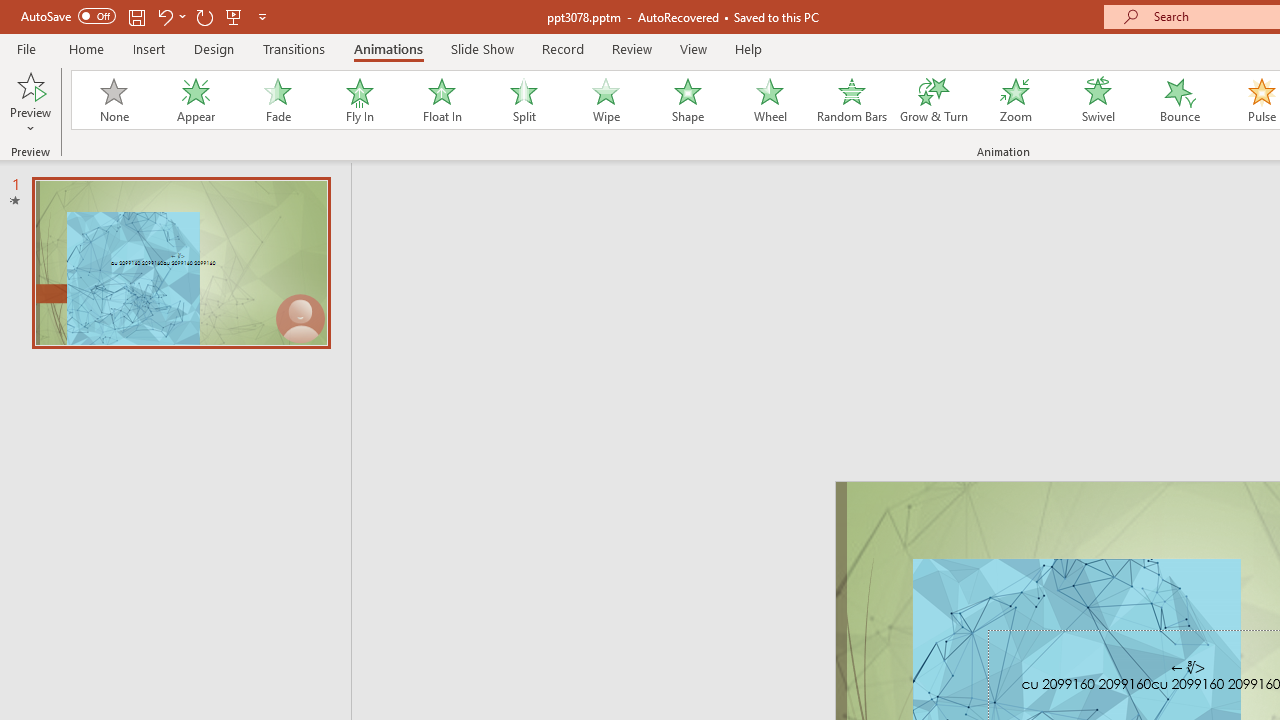  What do you see at coordinates (195, 100) in the screenshot?
I see `'Appear'` at bounding box center [195, 100].